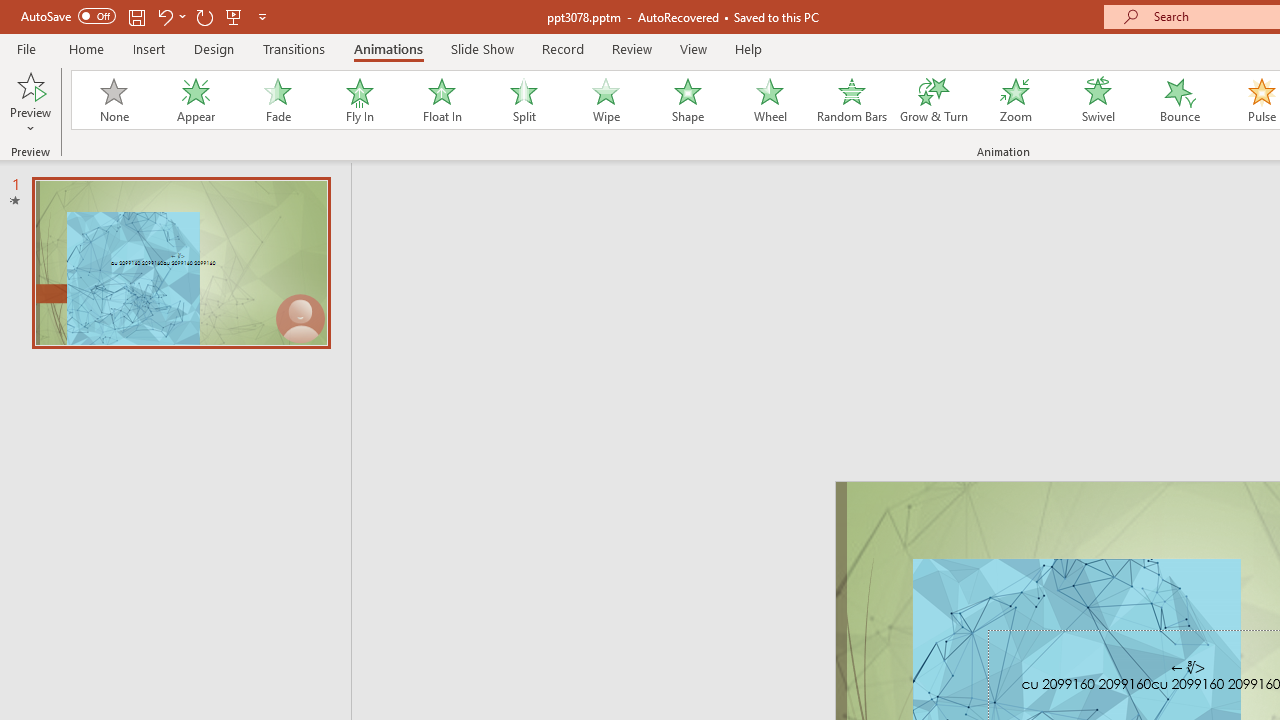  What do you see at coordinates (195, 100) in the screenshot?
I see `'Appear'` at bounding box center [195, 100].